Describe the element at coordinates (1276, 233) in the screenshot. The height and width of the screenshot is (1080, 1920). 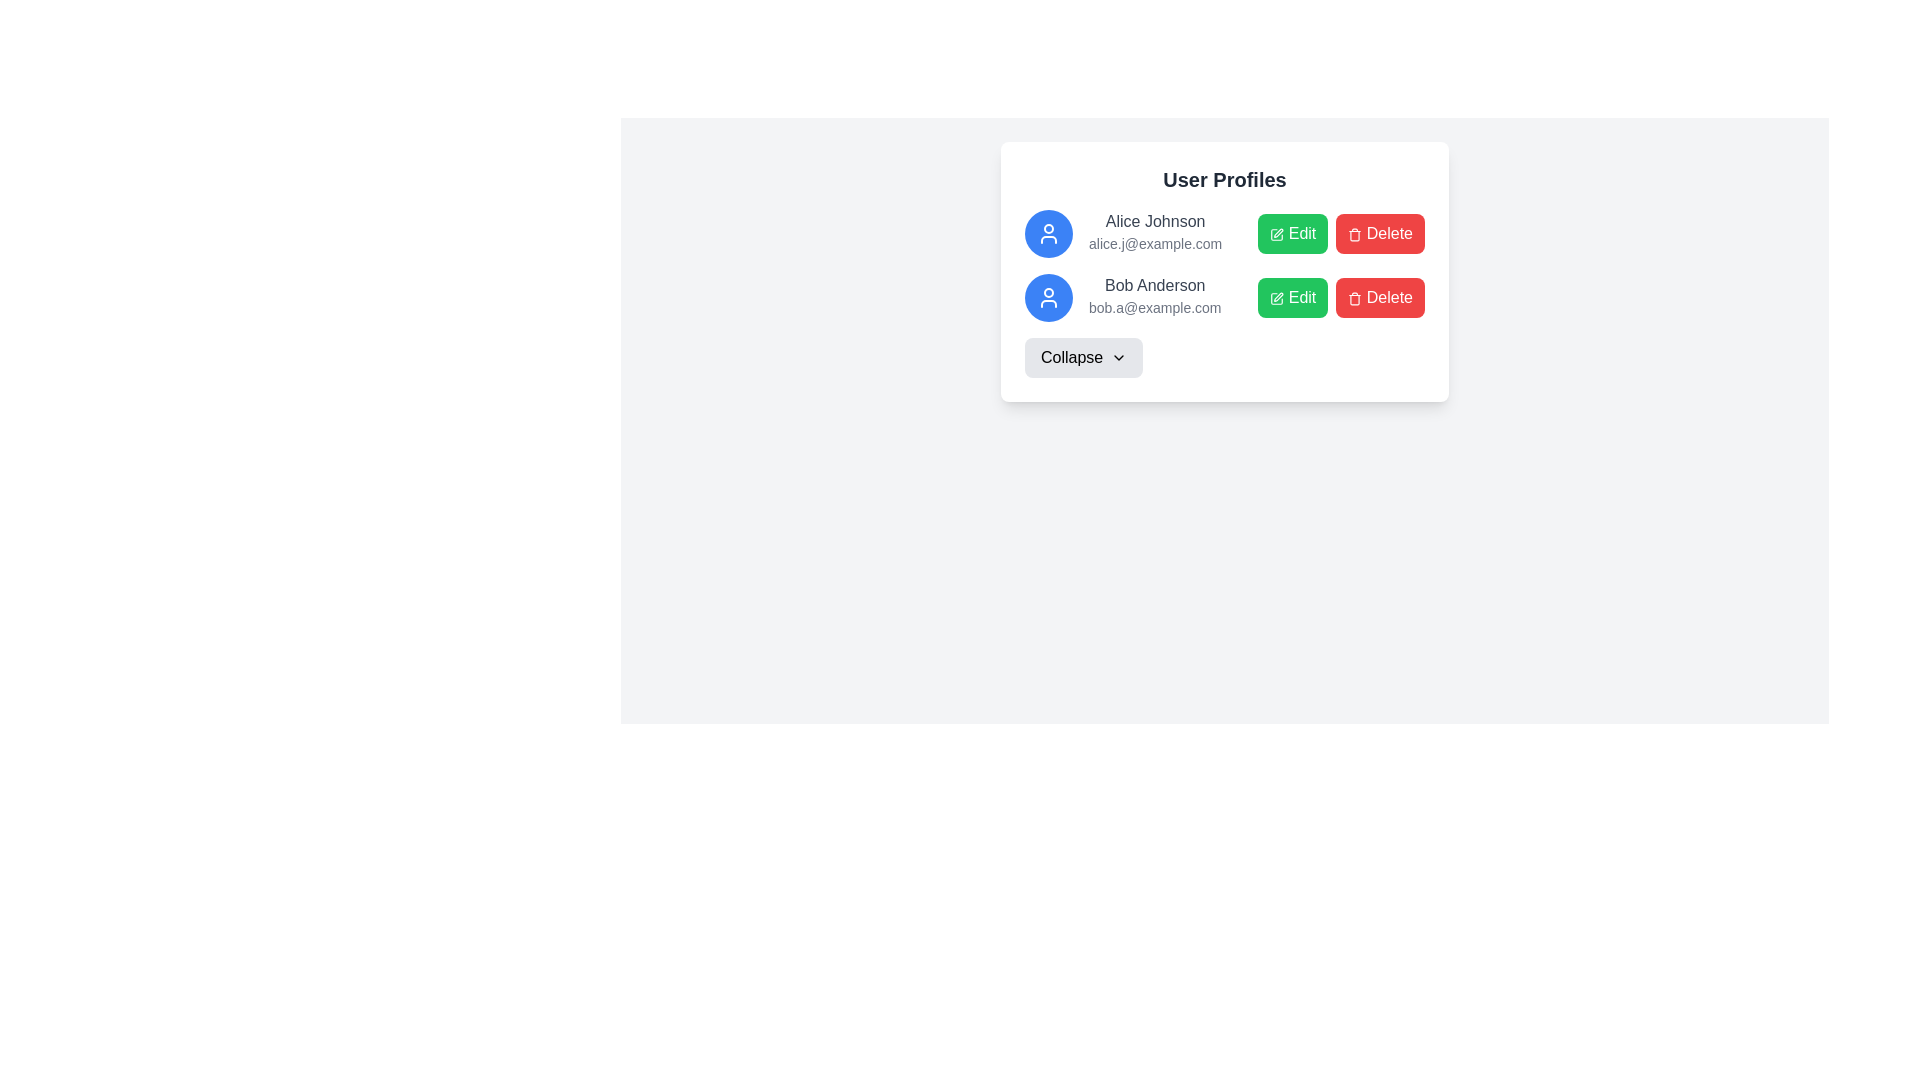
I see `the small green pen icon inside the 'Edit' button located to the right of the first user profile` at that location.